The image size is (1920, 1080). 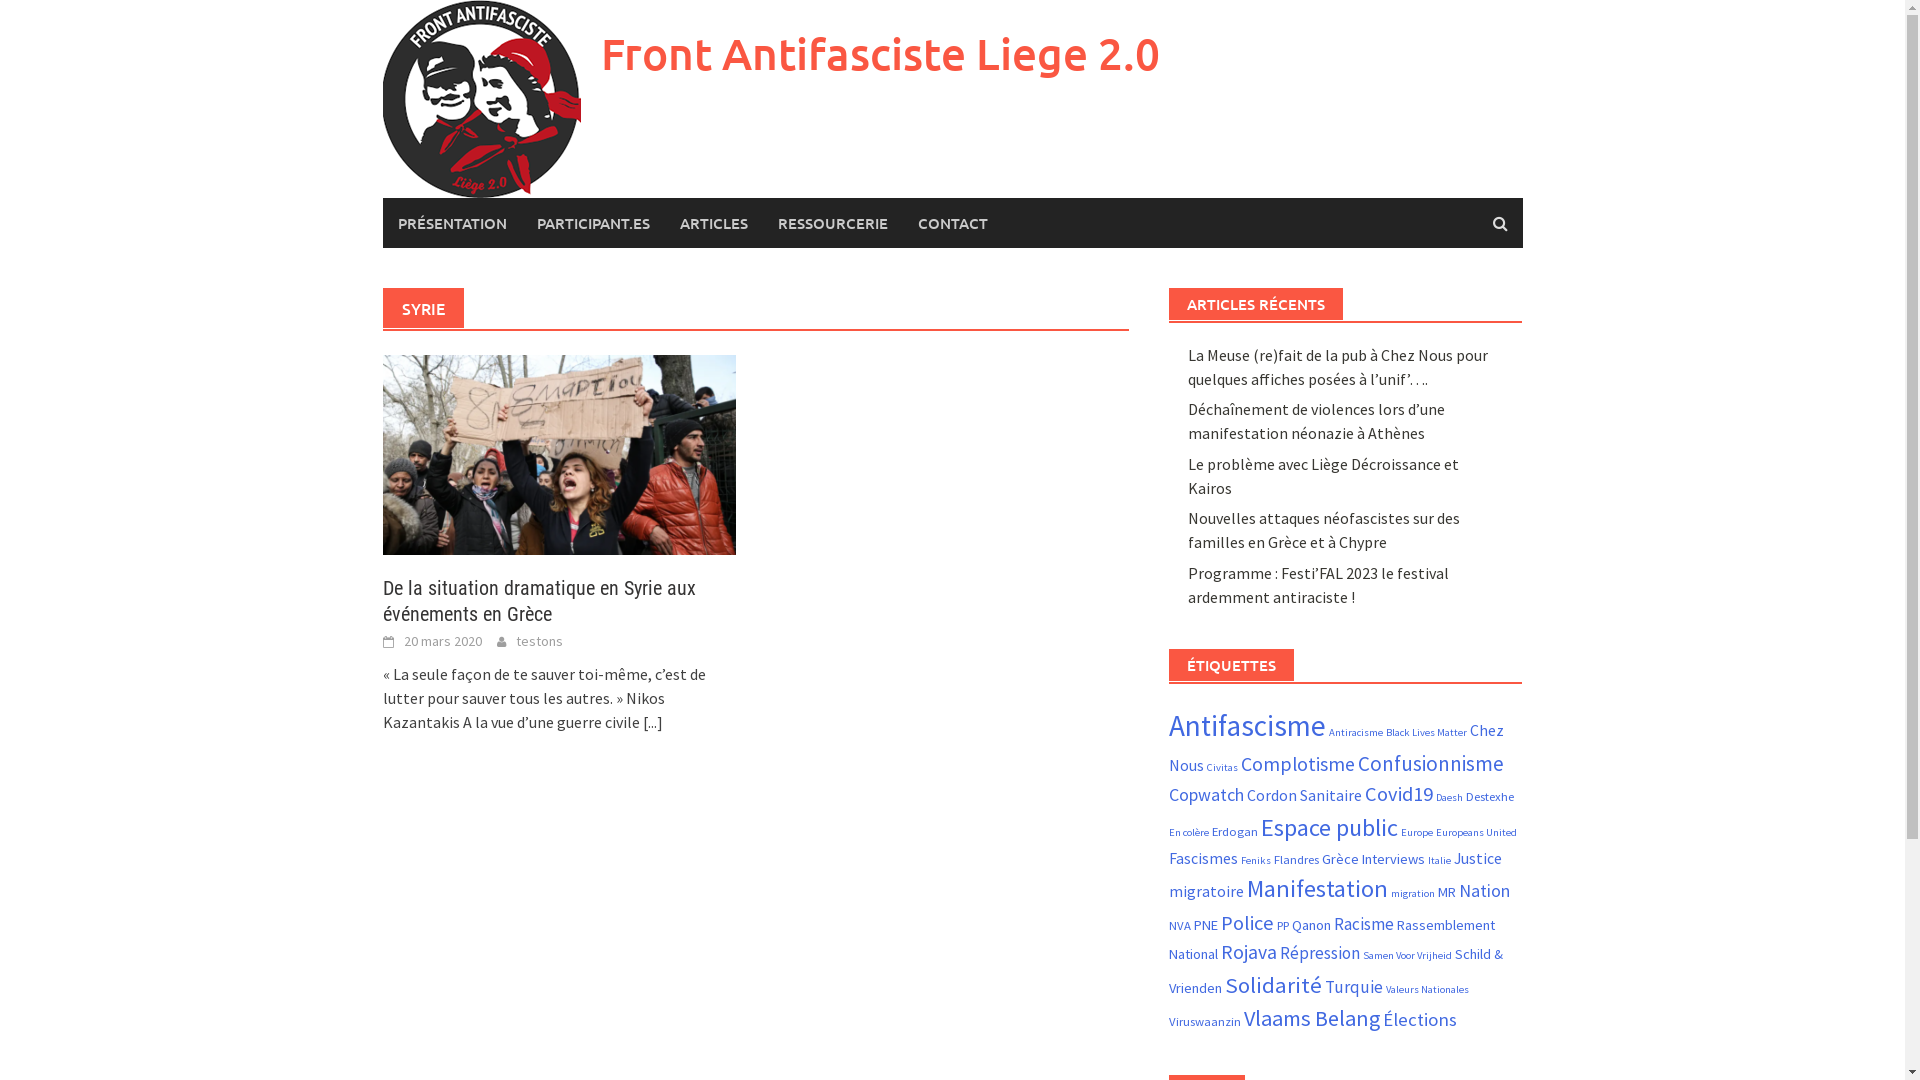 What do you see at coordinates (1329, 827) in the screenshot?
I see `'Espace public'` at bounding box center [1329, 827].